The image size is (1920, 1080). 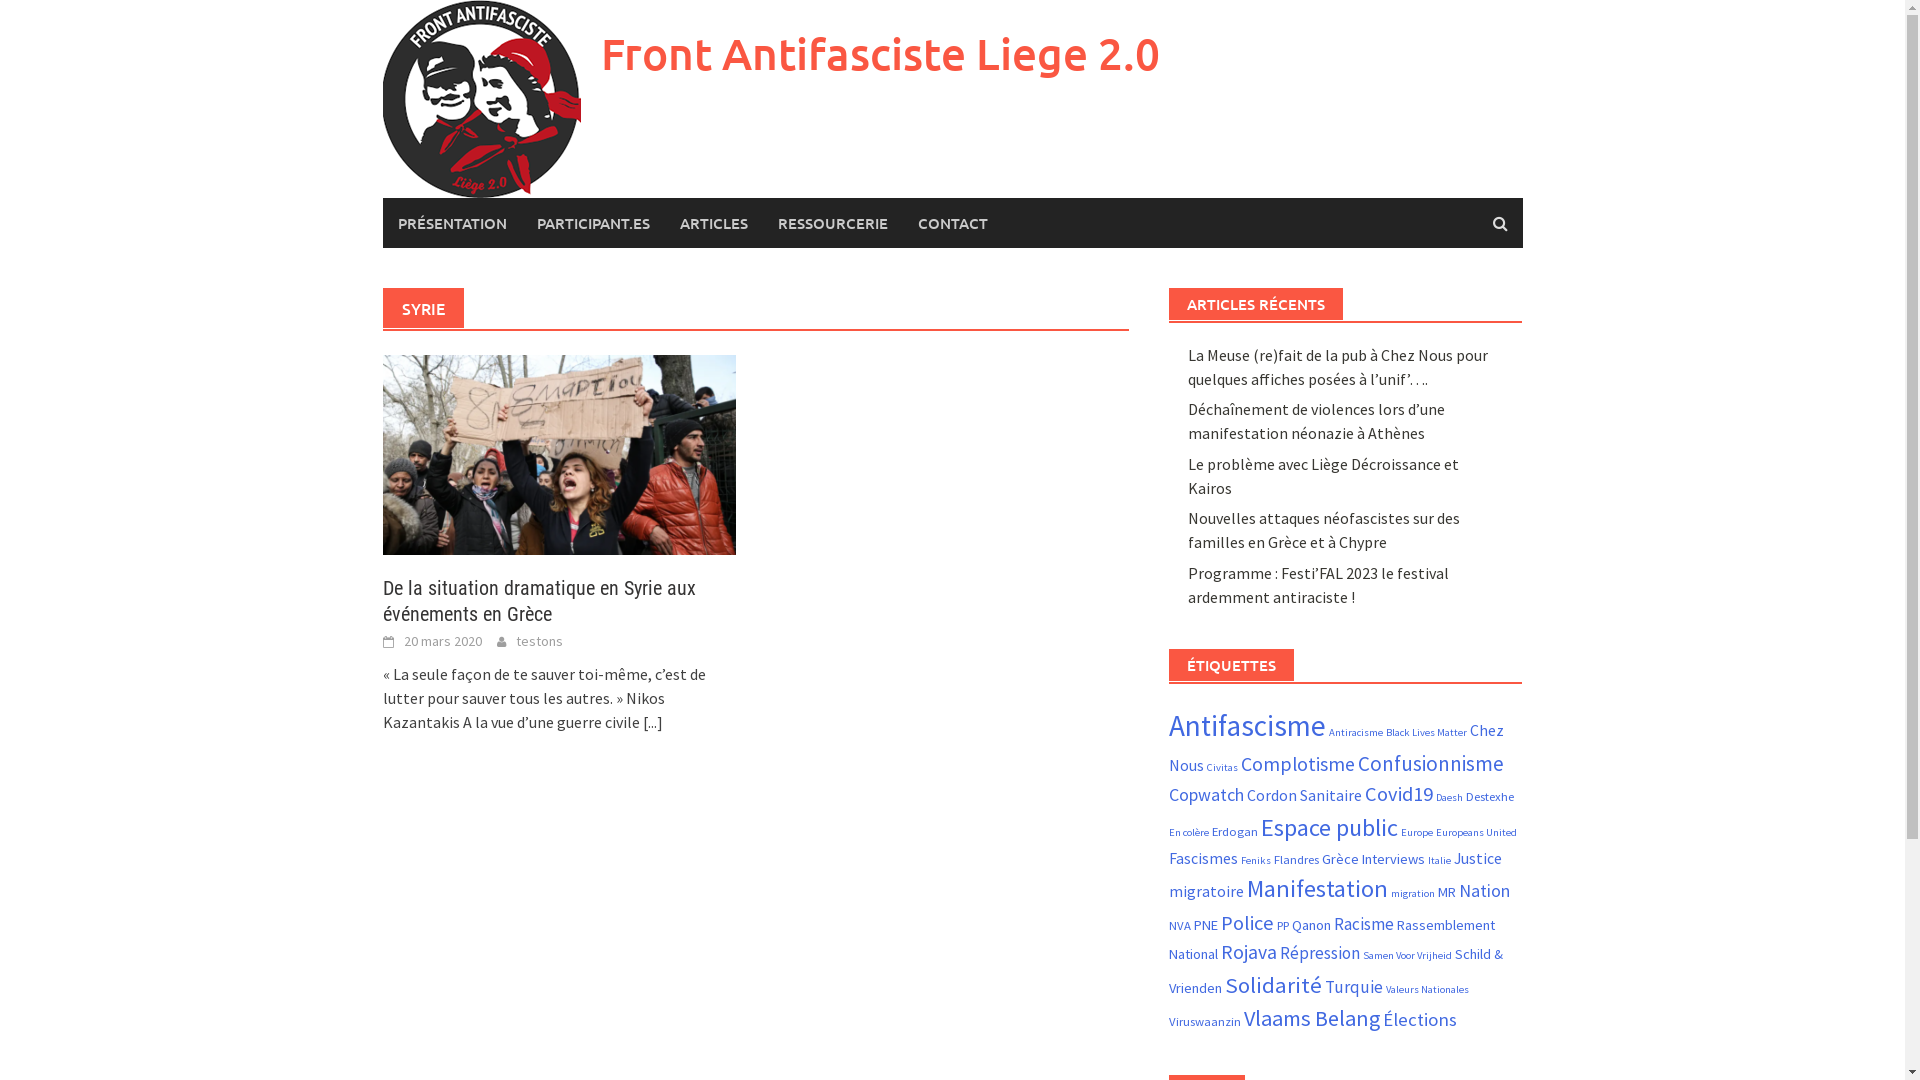 What do you see at coordinates (1329, 827) in the screenshot?
I see `'Espace public'` at bounding box center [1329, 827].